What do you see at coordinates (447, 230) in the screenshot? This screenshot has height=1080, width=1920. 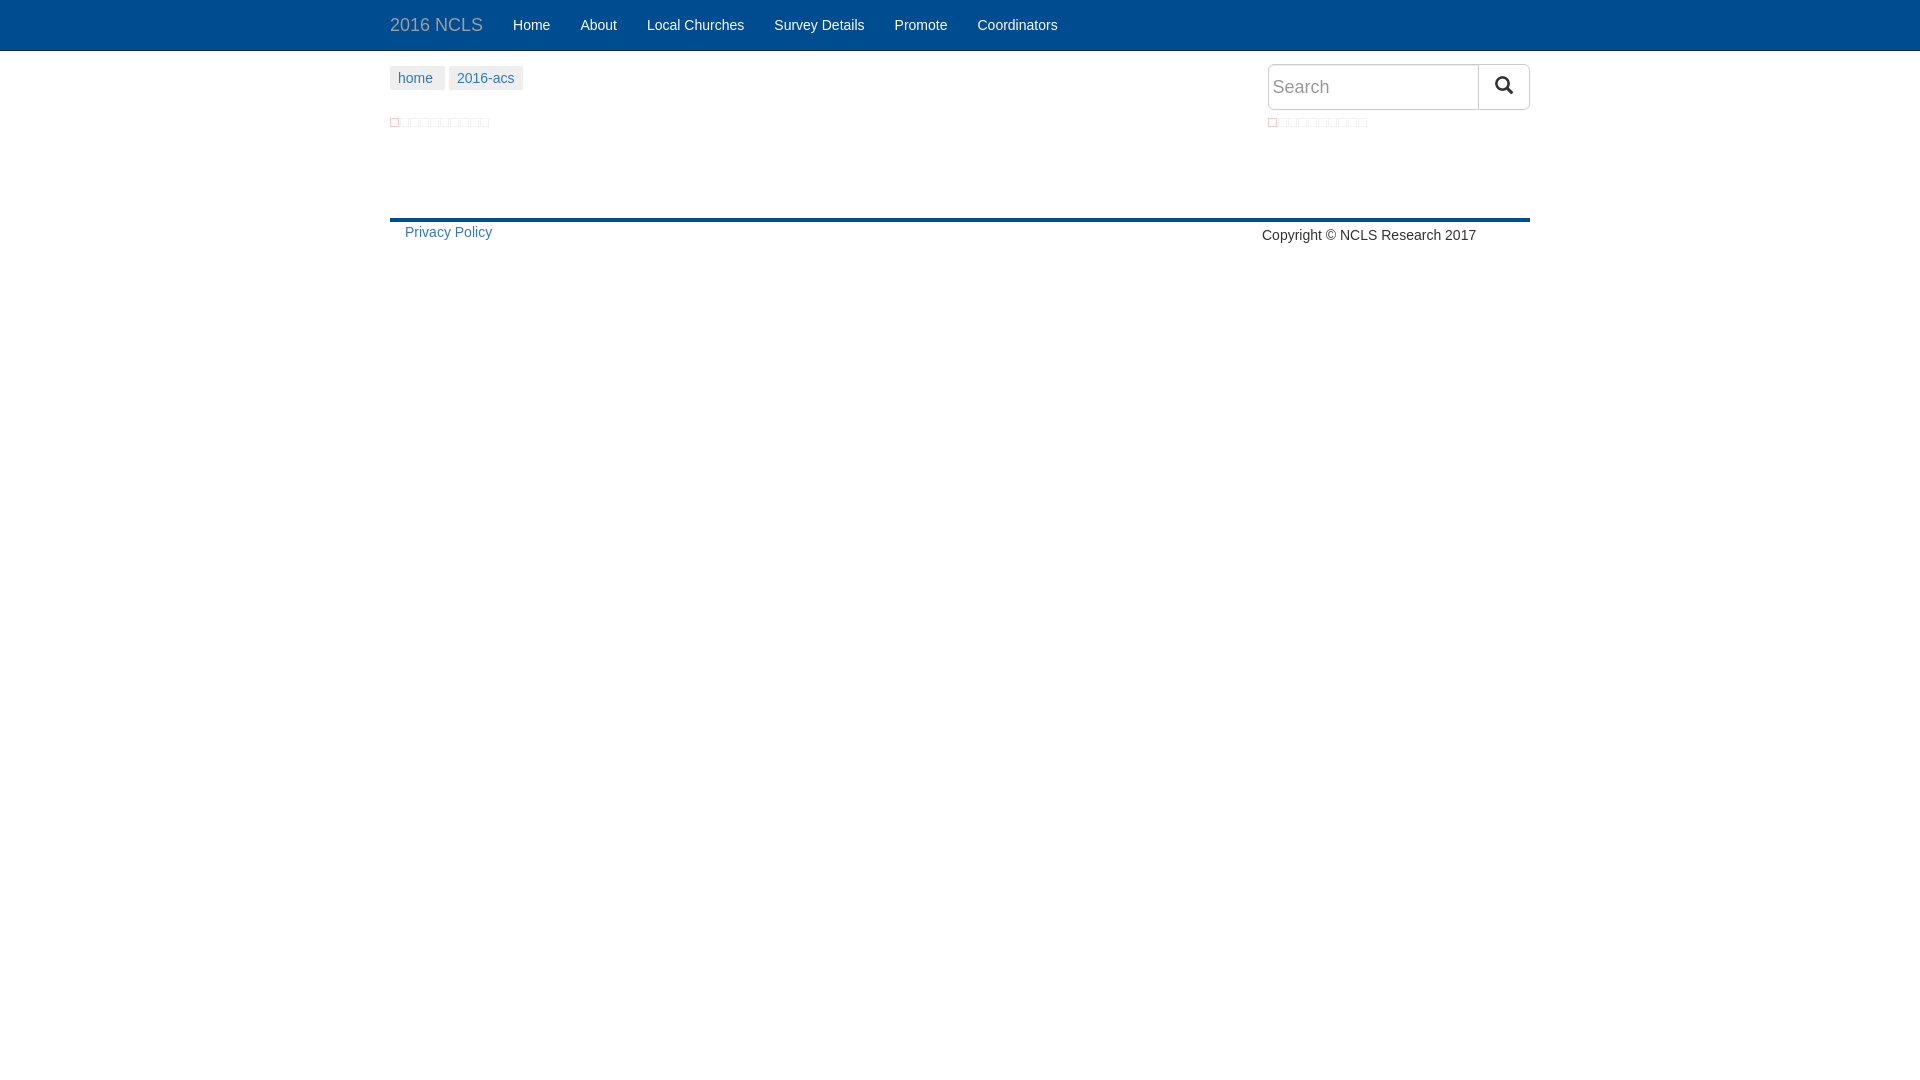 I see `'Privacy Policy'` at bounding box center [447, 230].